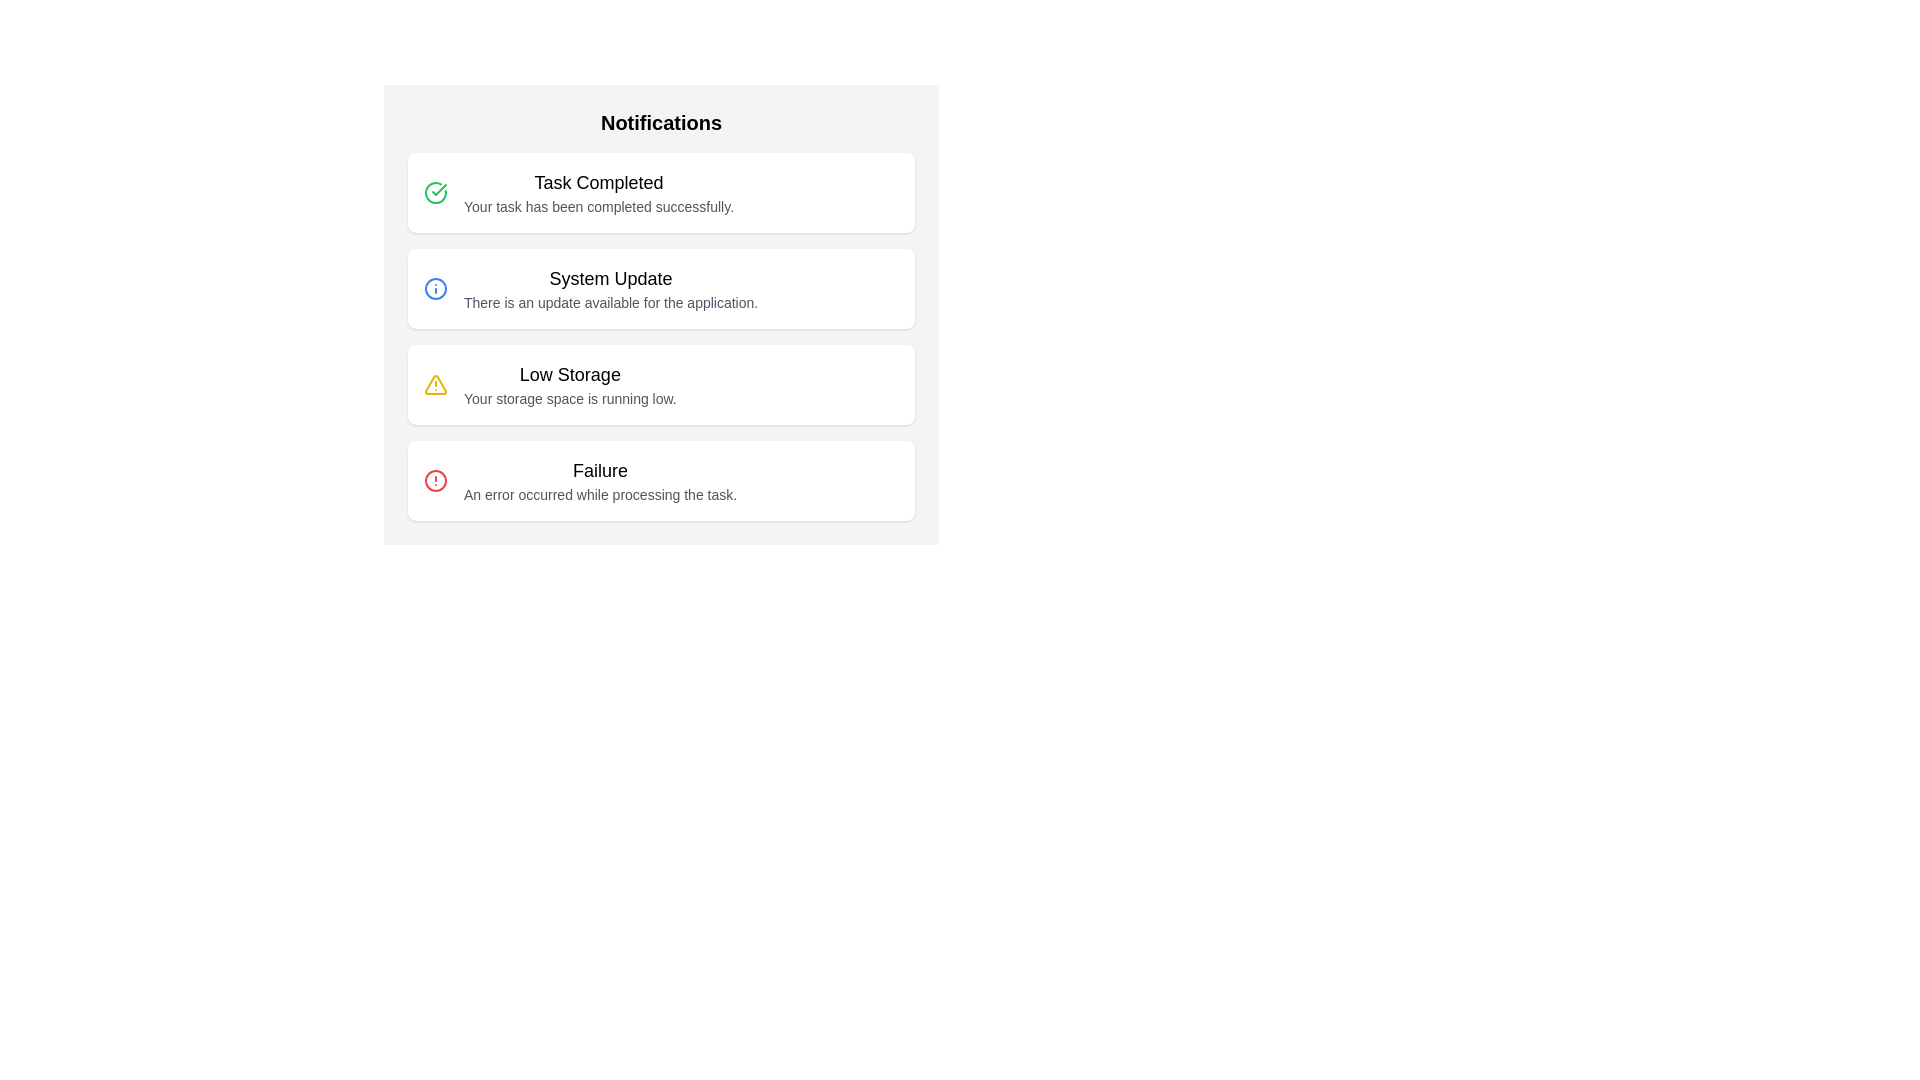  What do you see at coordinates (435, 385) in the screenshot?
I see `the triangular warning icon with a yellow outline that is part of the 'Low Storage' notification in the 'Notifications' section` at bounding box center [435, 385].